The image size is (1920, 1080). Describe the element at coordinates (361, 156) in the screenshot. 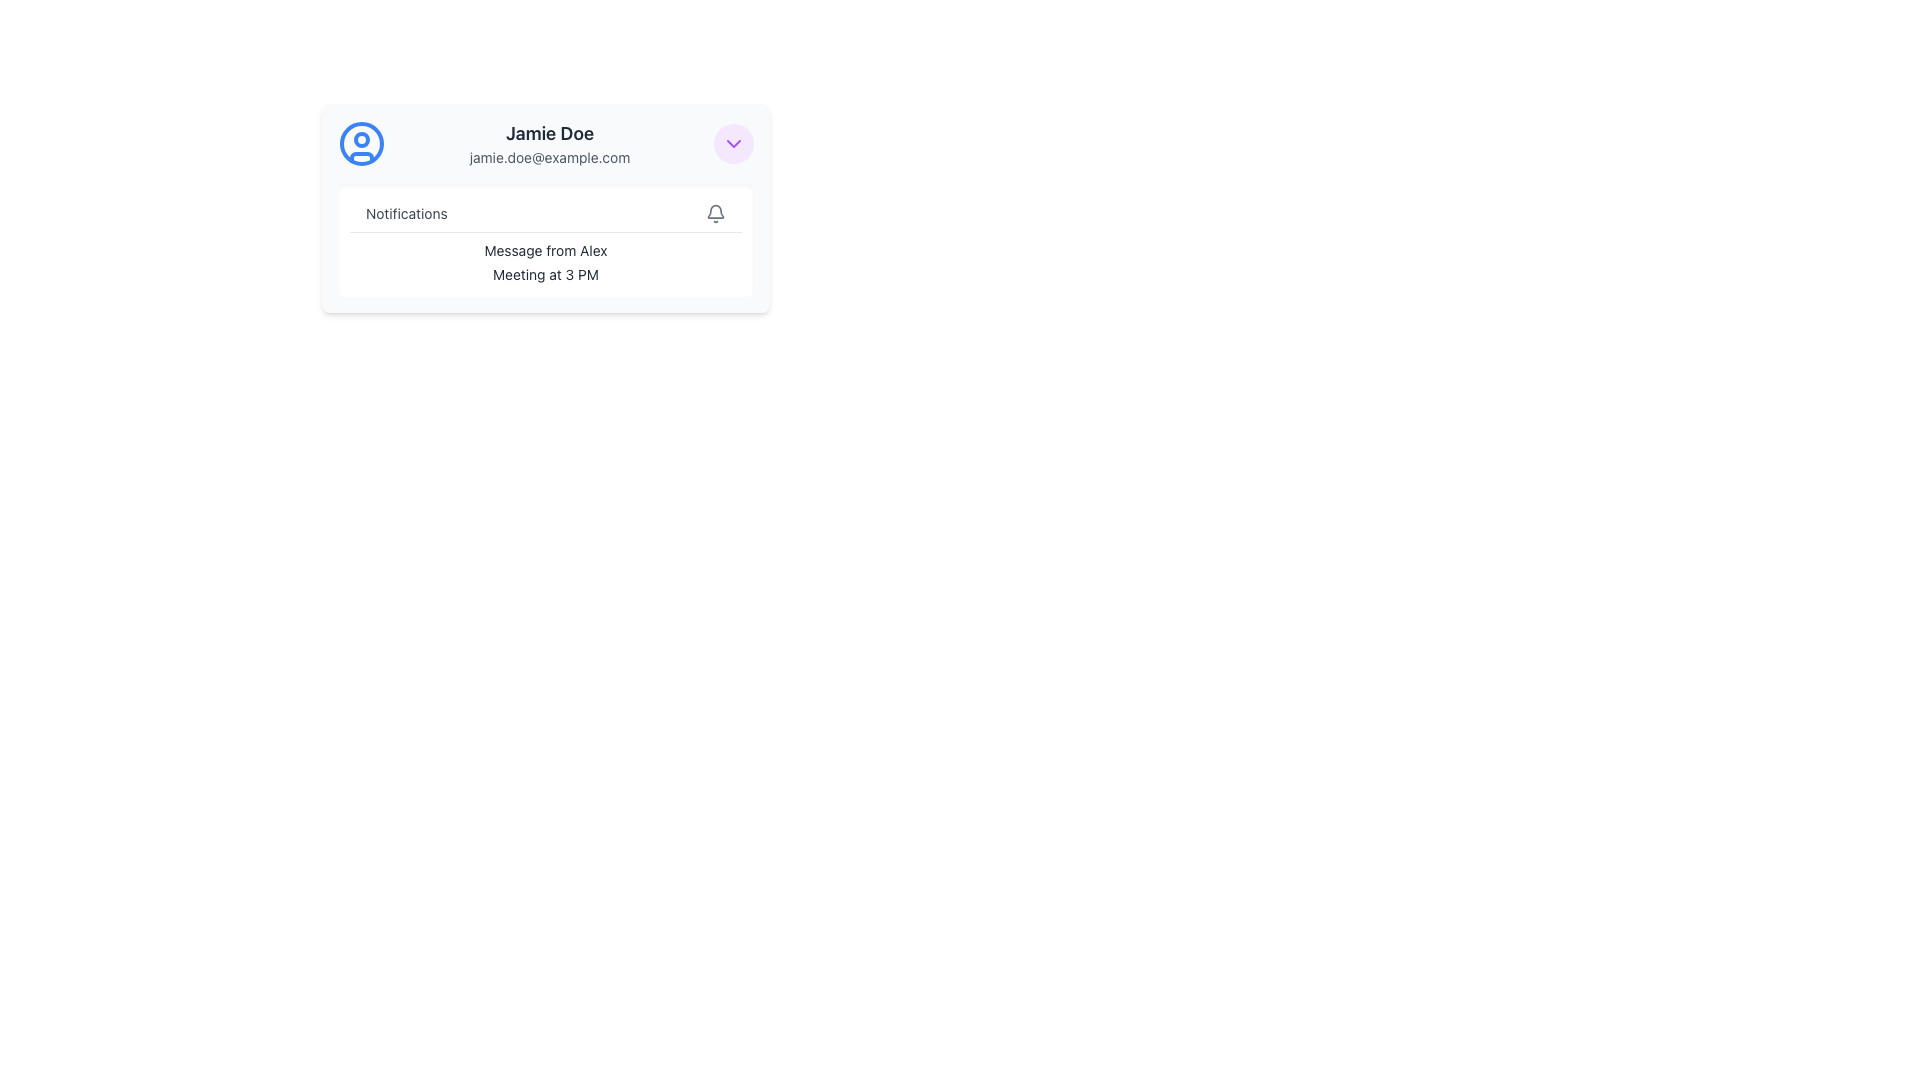

I see `the bottom-most segment of the user profile icon, which is a curved line styled to resemble an icon segment within a blue circle` at that location.